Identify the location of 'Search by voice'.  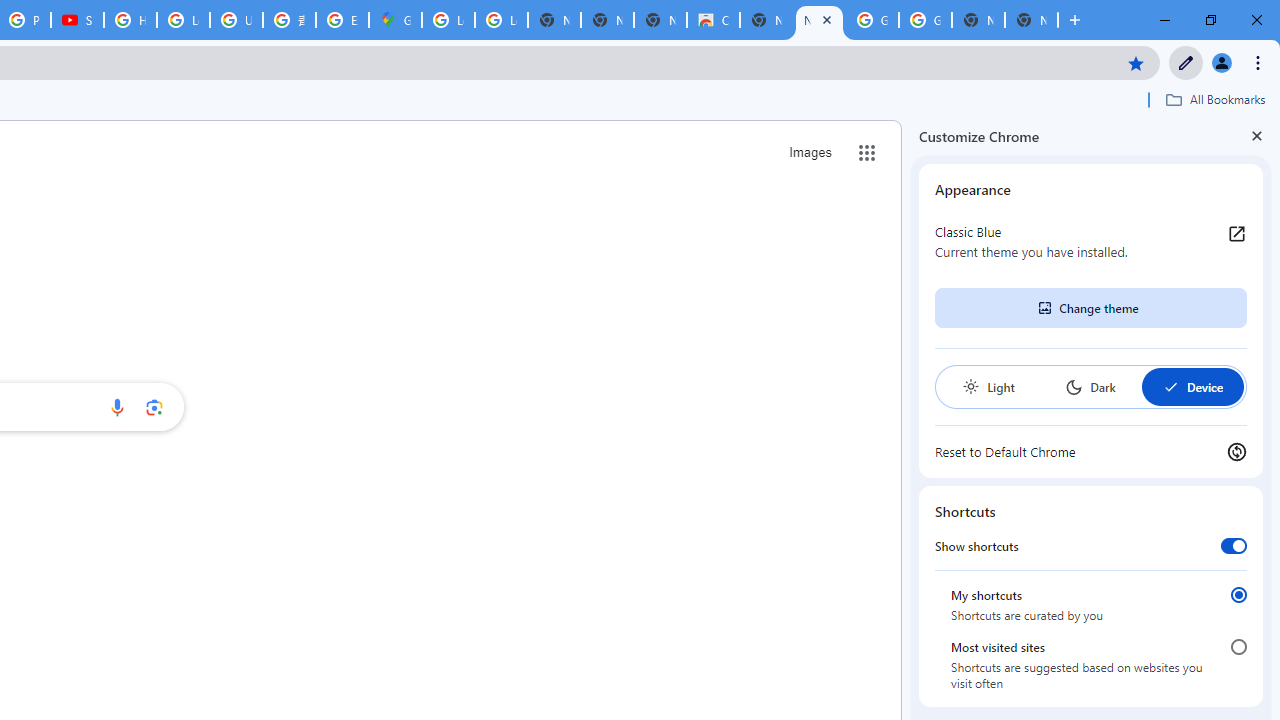
(116, 406).